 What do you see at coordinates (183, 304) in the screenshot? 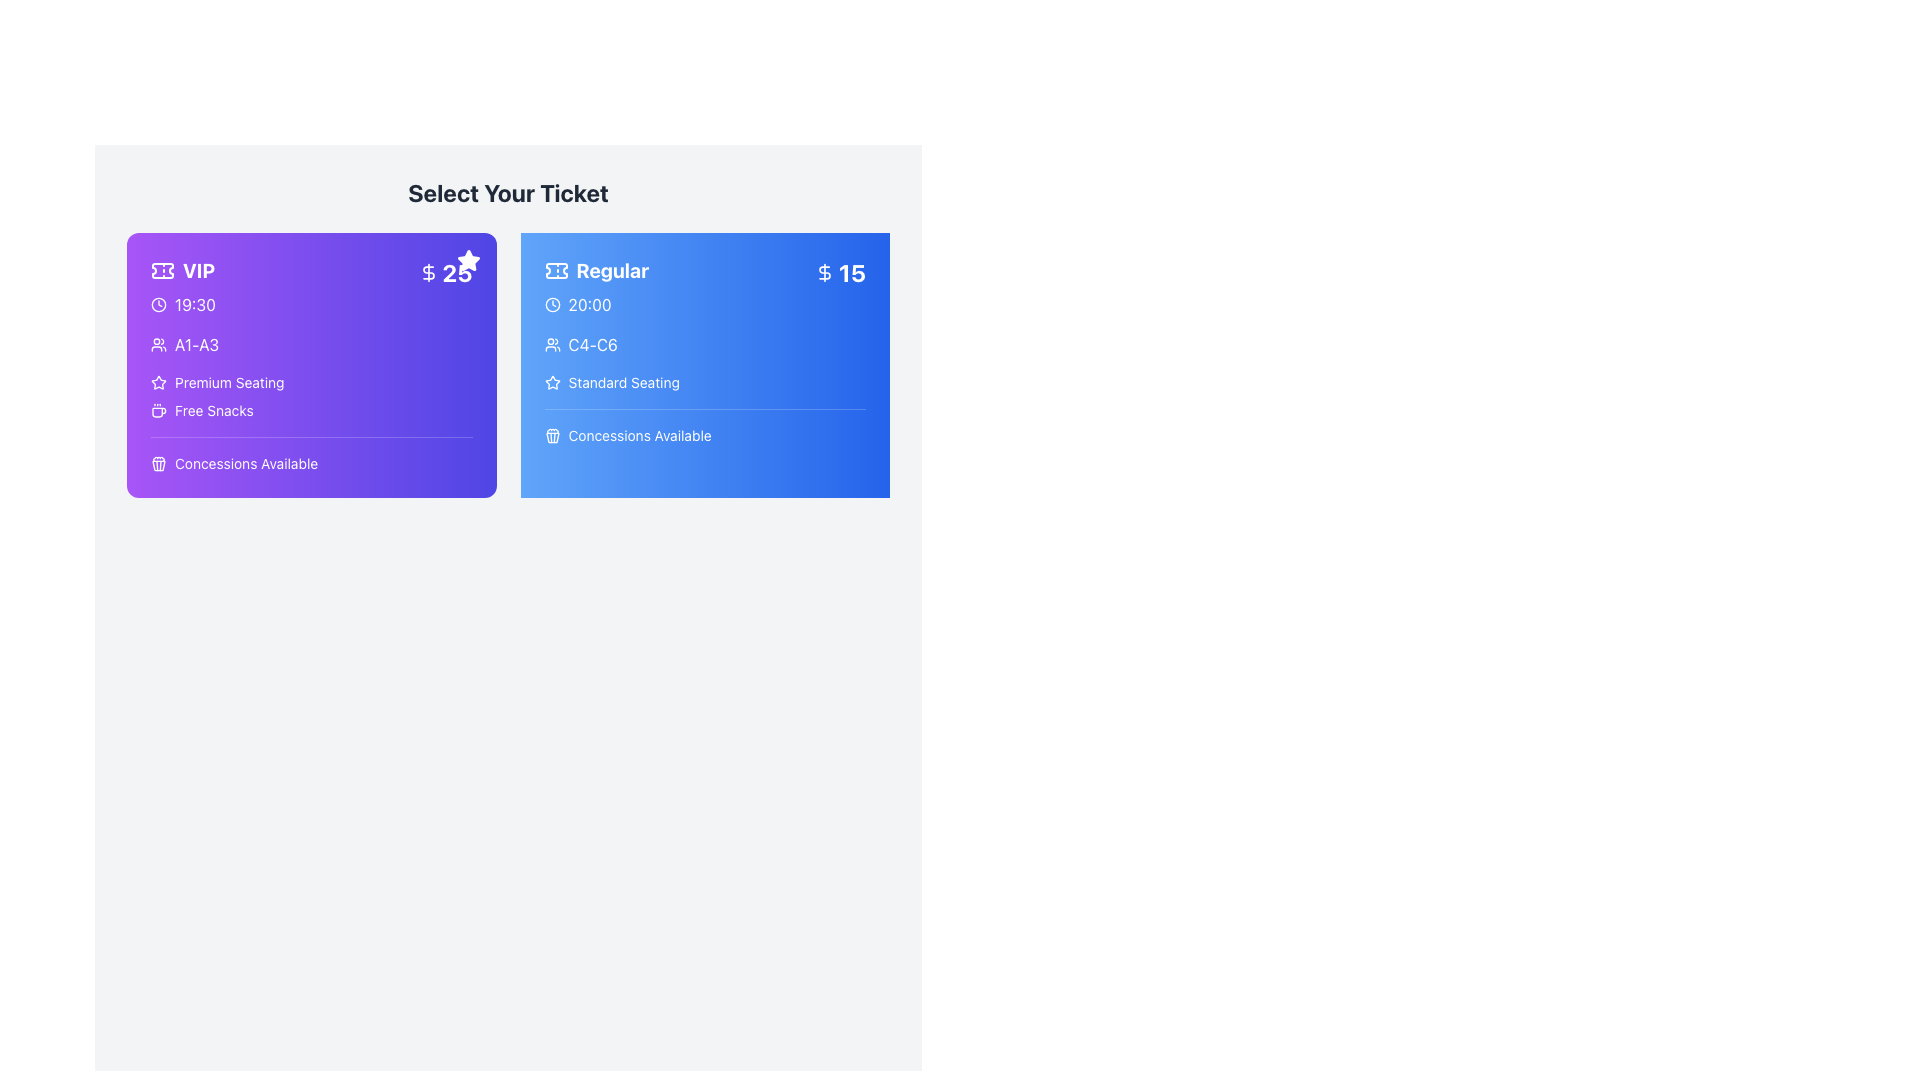
I see `the text label providing timing information for the VIP ticket, located underneath the main title 'VIP' and next to a ticket icon` at bounding box center [183, 304].